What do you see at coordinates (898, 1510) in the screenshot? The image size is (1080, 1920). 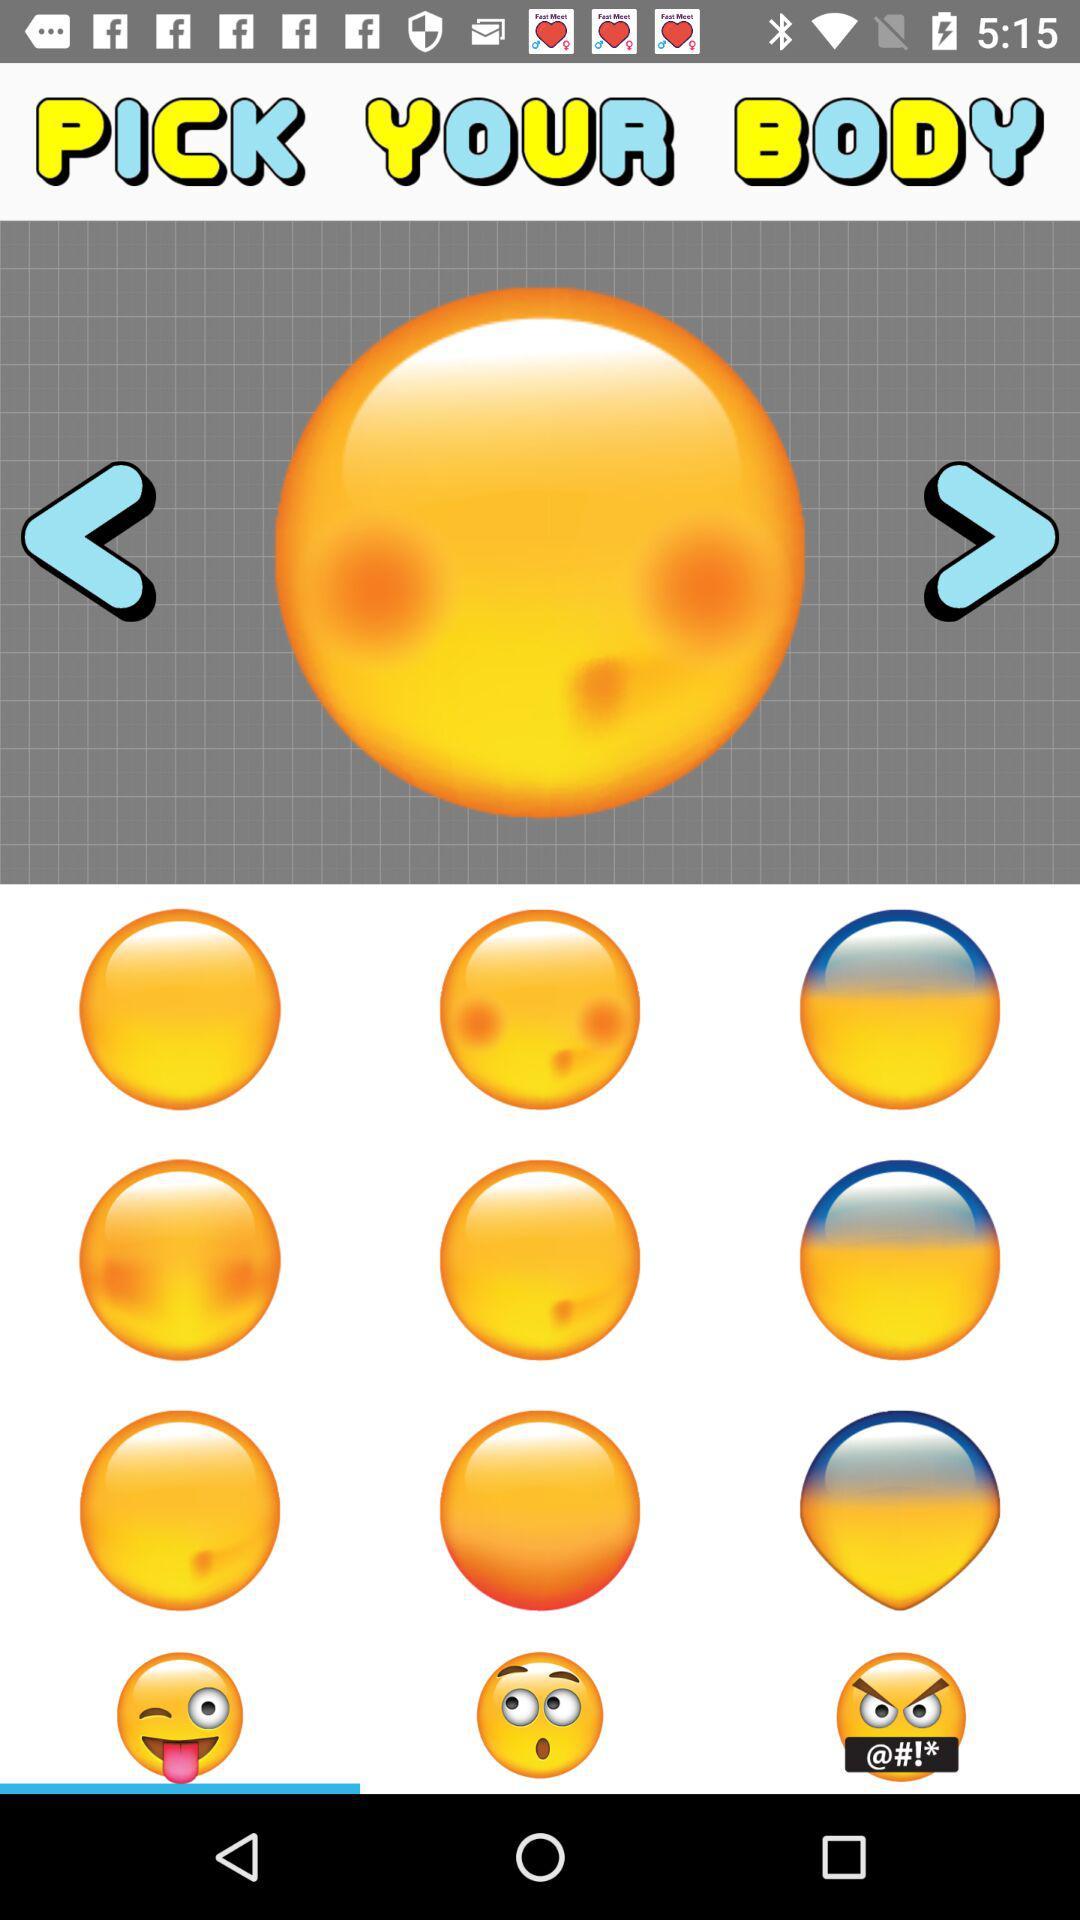 I see `funny simbol` at bounding box center [898, 1510].